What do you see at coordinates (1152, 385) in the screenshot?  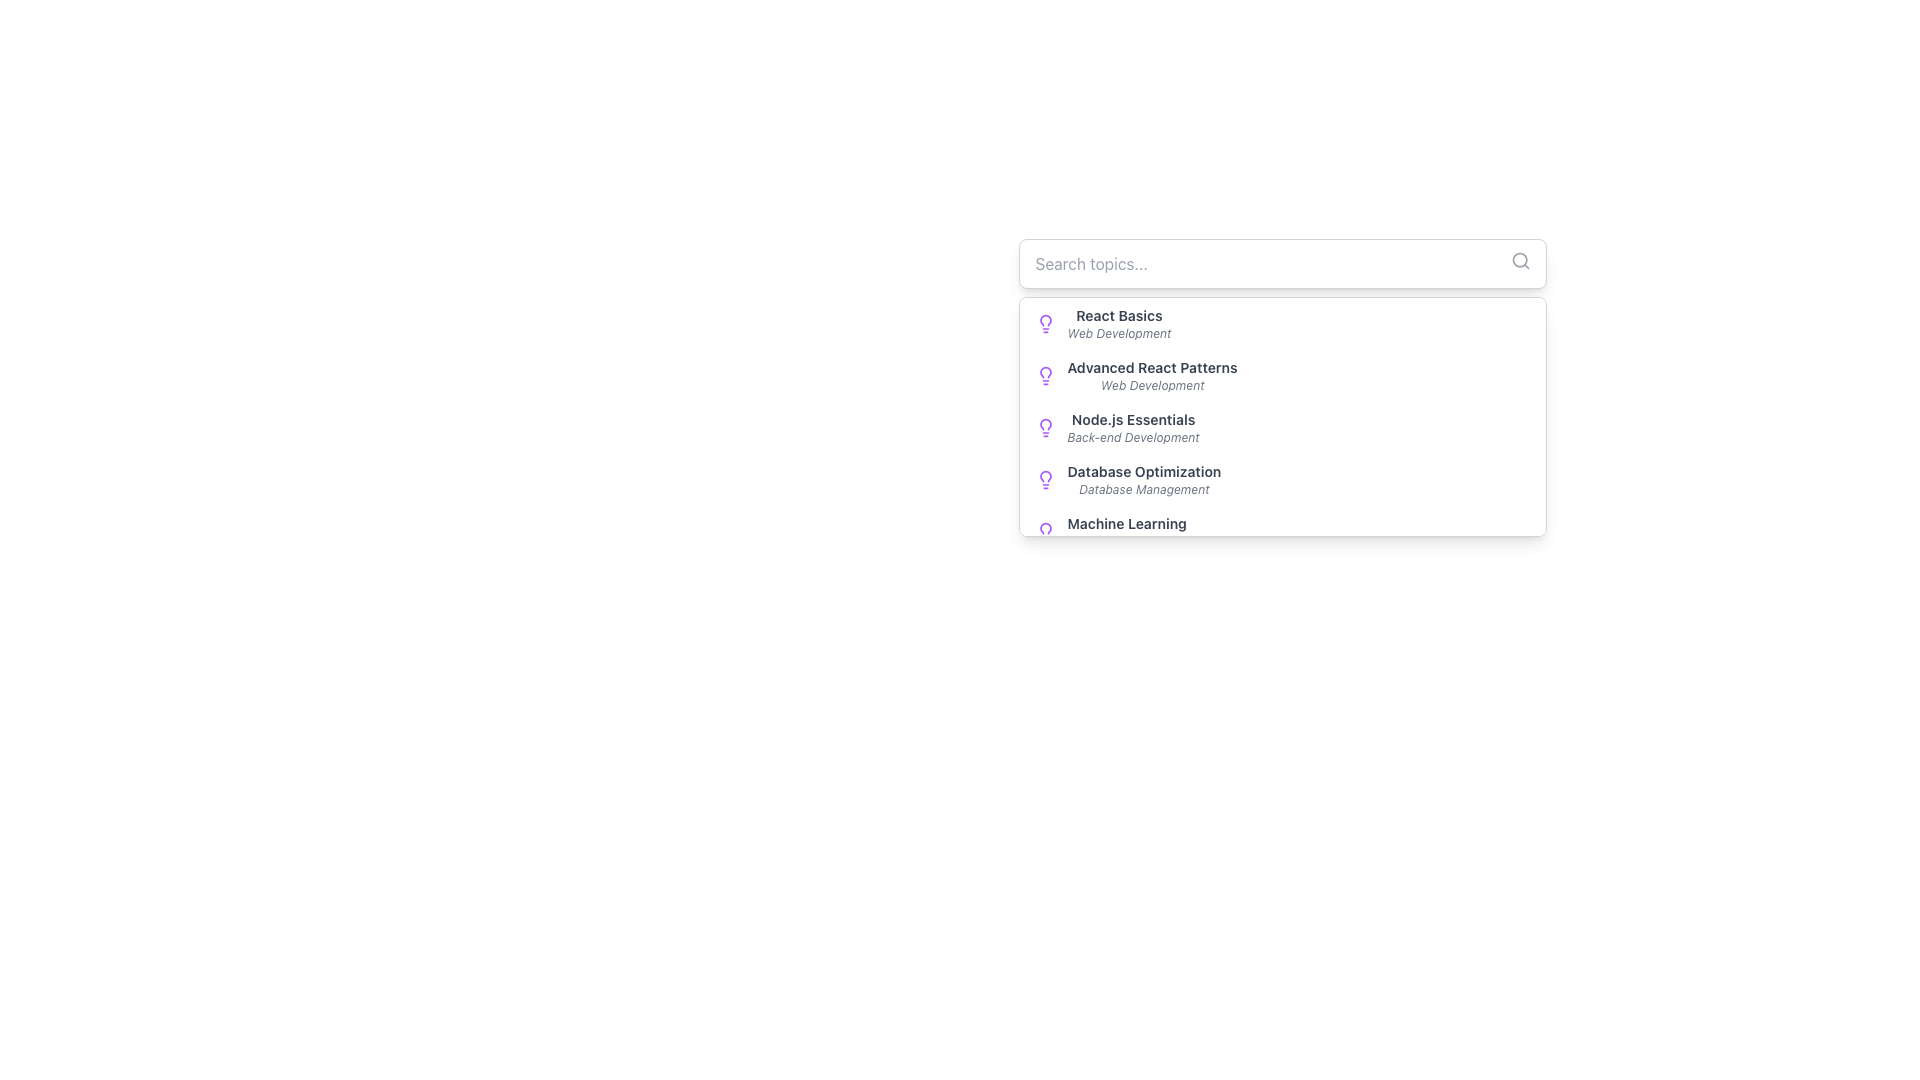 I see `the text label displaying 'Web Development', which is styled in gray and italic, located below 'Advanced React Patterns'` at bounding box center [1152, 385].